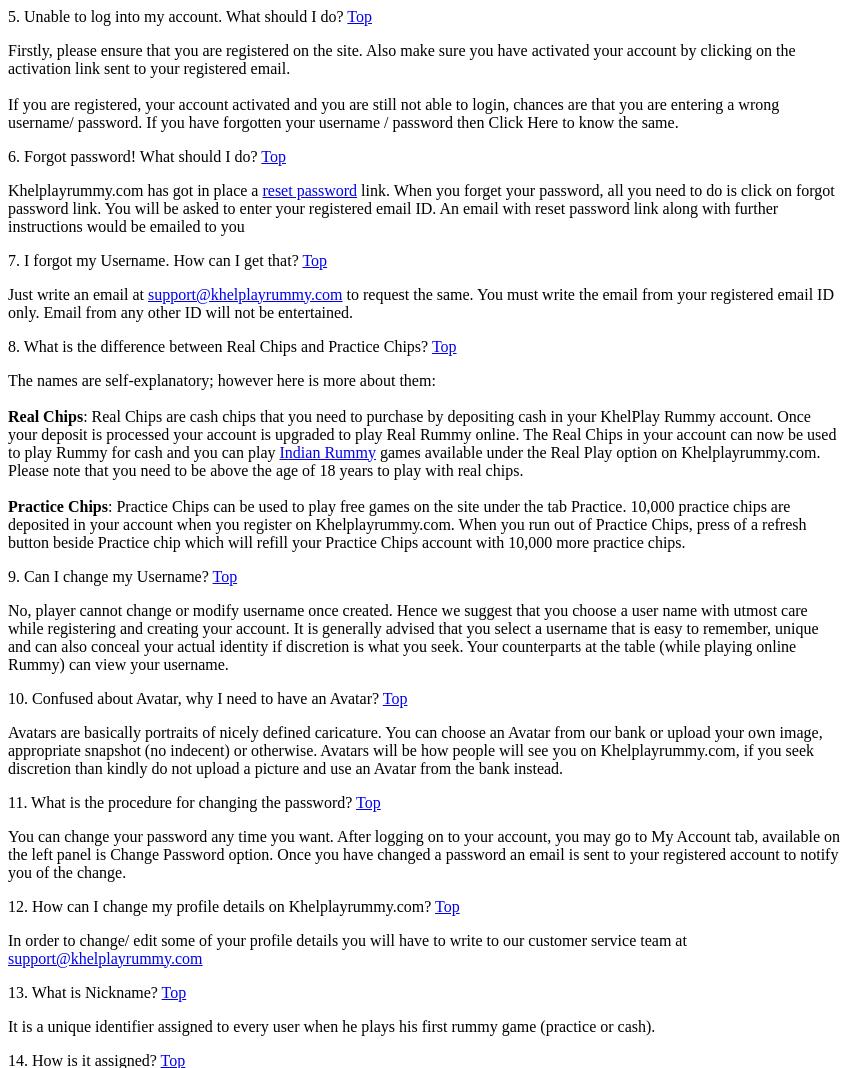 This screenshot has height=1068, width=850. What do you see at coordinates (414, 460) in the screenshot?
I see `'games available under the Real Play option on Khelplayrummy.com. Please note that you need to be above the age of 18 years to play with real chips.'` at bounding box center [414, 460].